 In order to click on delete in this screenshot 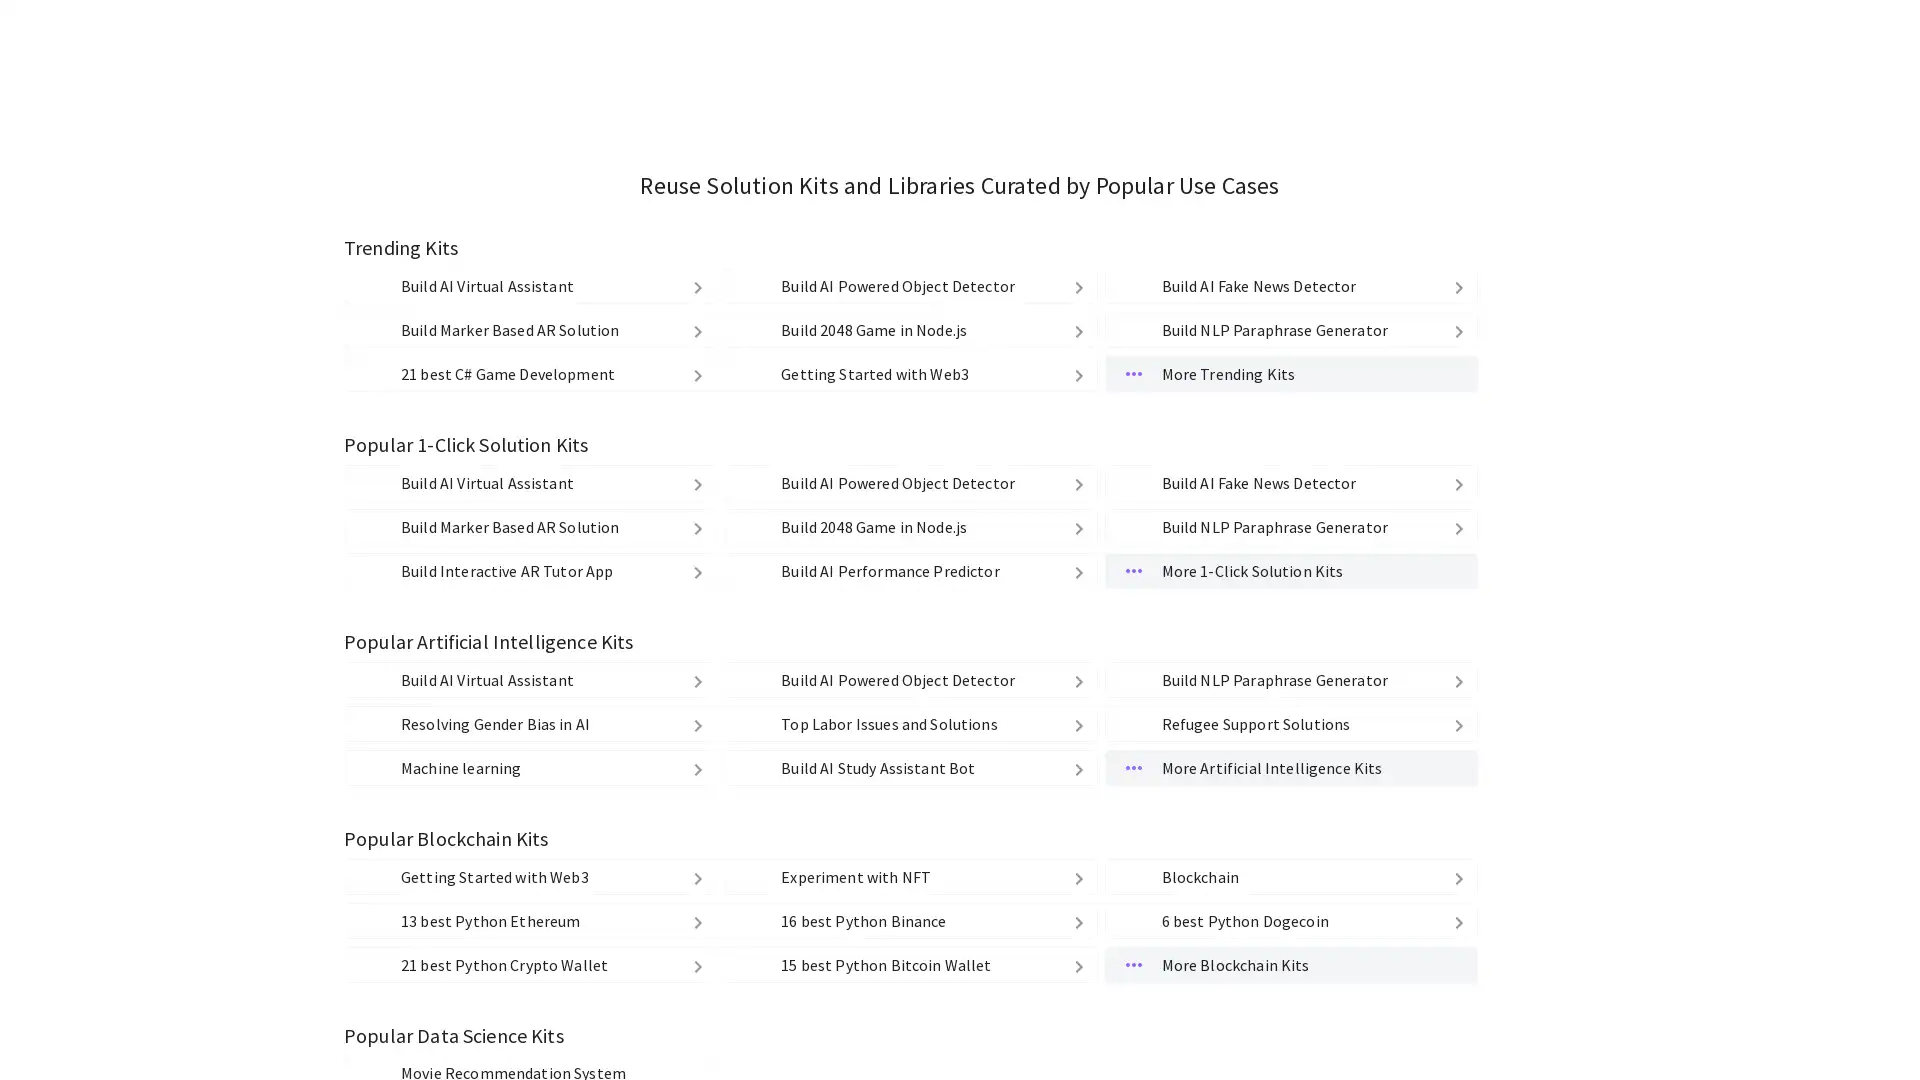, I will do `click(697, 877)`.